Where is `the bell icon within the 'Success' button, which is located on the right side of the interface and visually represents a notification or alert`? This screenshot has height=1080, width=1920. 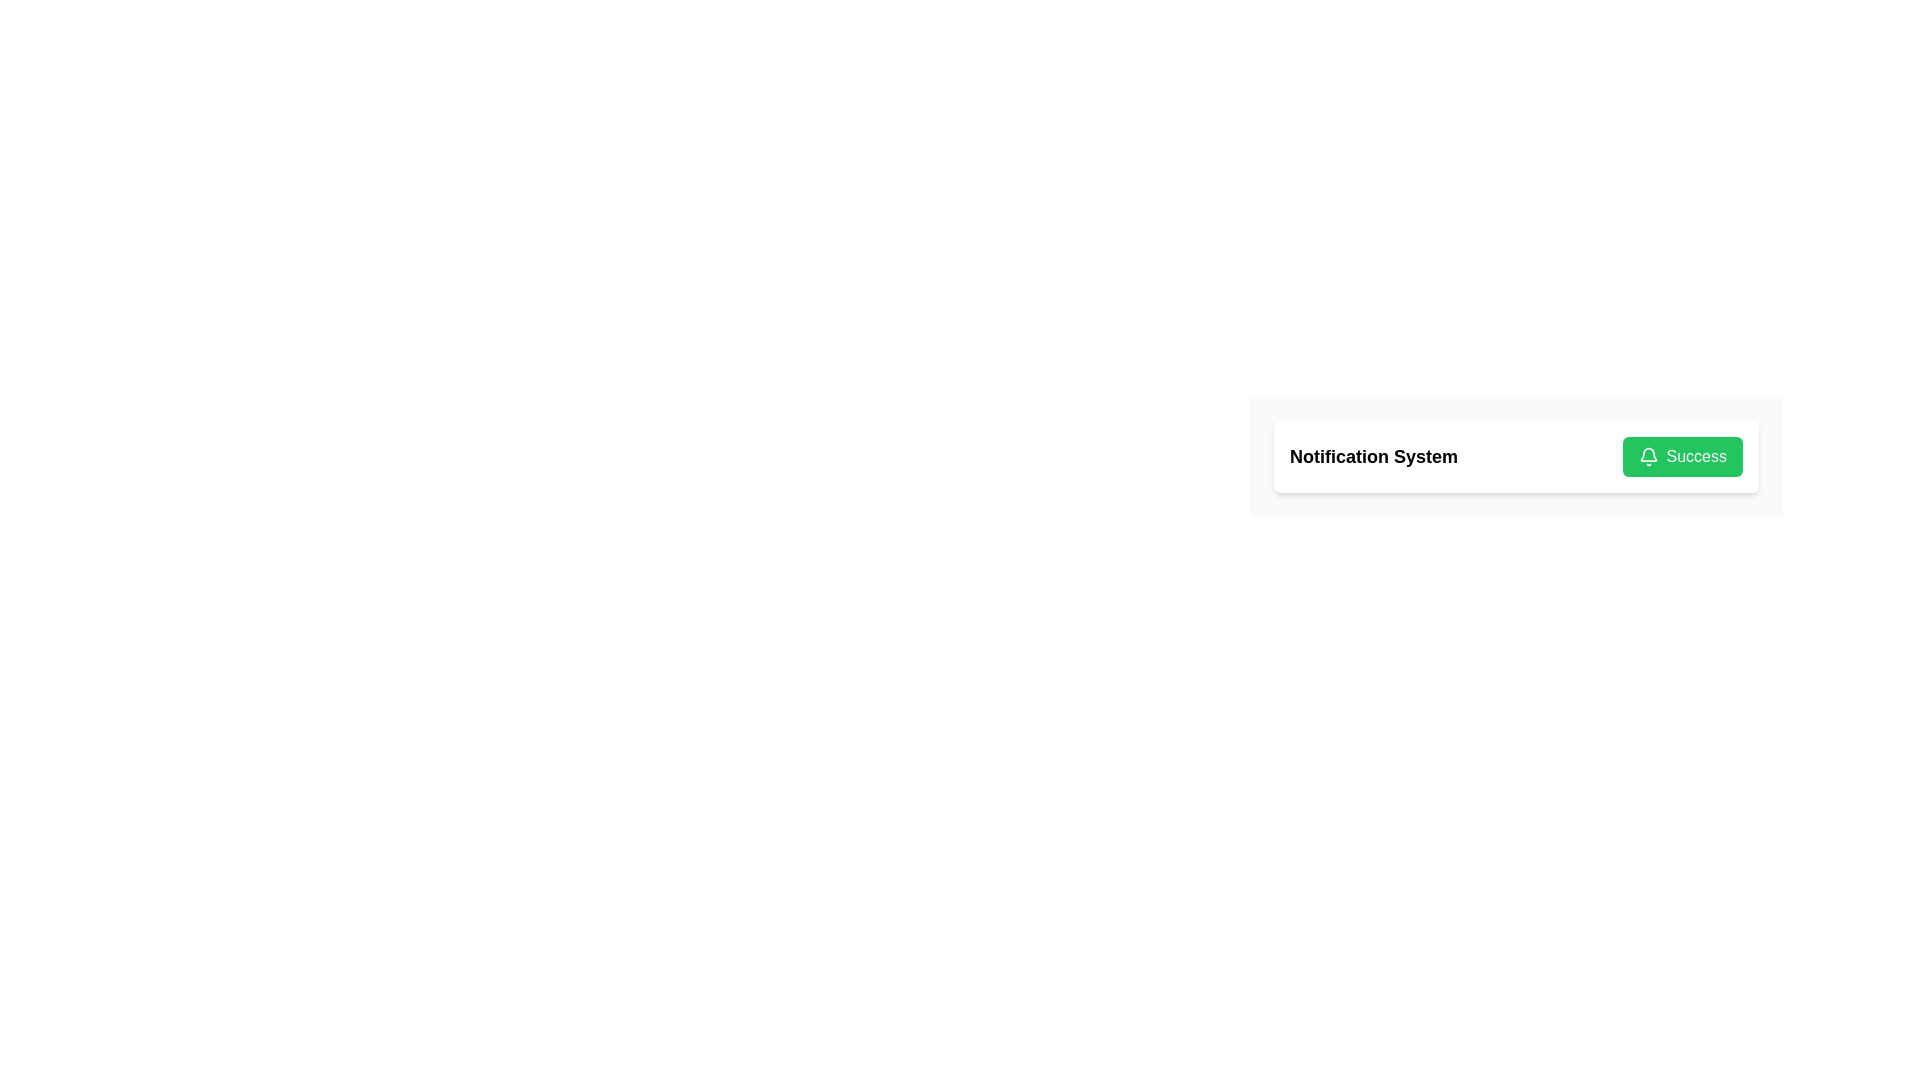 the bell icon within the 'Success' button, which is located on the right side of the interface and visually represents a notification or alert is located at coordinates (1648, 456).